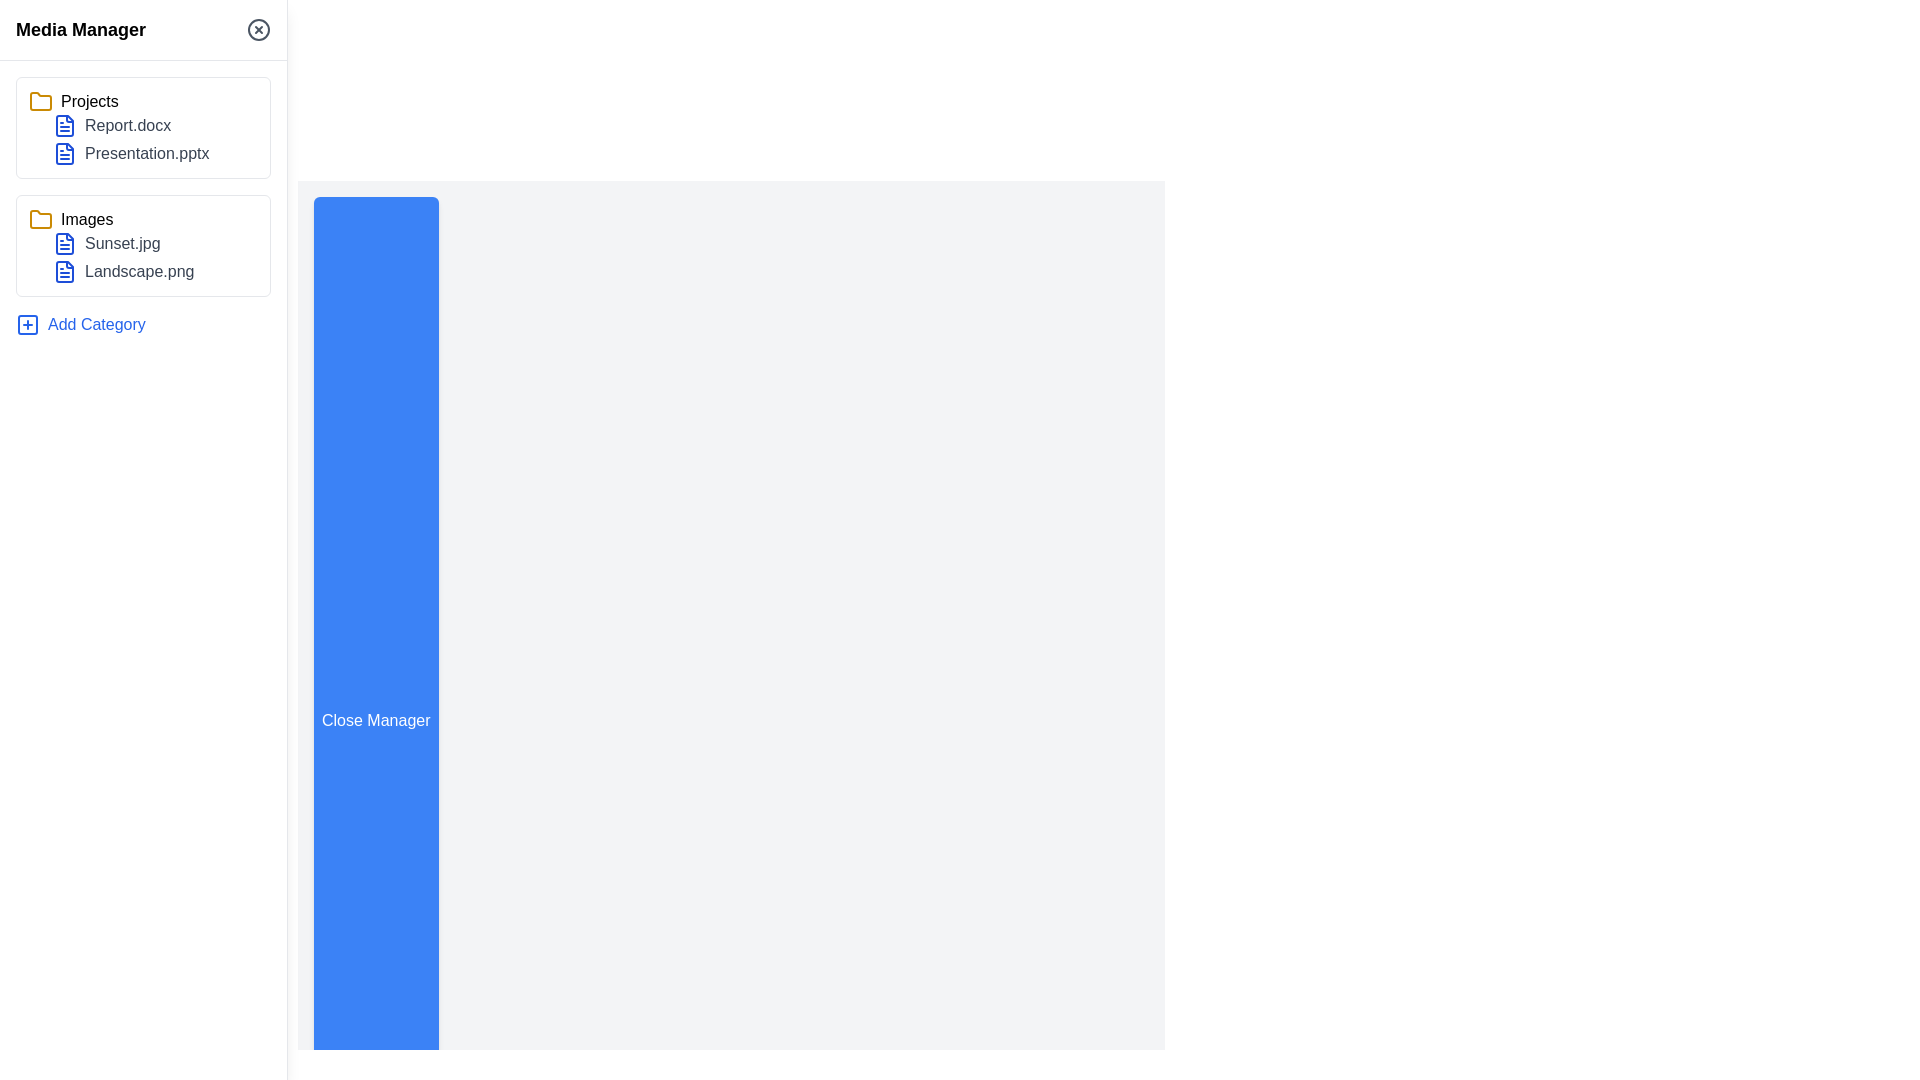 The height and width of the screenshot is (1080, 1920). What do you see at coordinates (80, 323) in the screenshot?
I see `the 'Add Category' interactive button, which is styled in blue and located at the bottom of the sidebar, just below 'Images' and 'Landscape.png', to initiate the addition of a new category` at bounding box center [80, 323].